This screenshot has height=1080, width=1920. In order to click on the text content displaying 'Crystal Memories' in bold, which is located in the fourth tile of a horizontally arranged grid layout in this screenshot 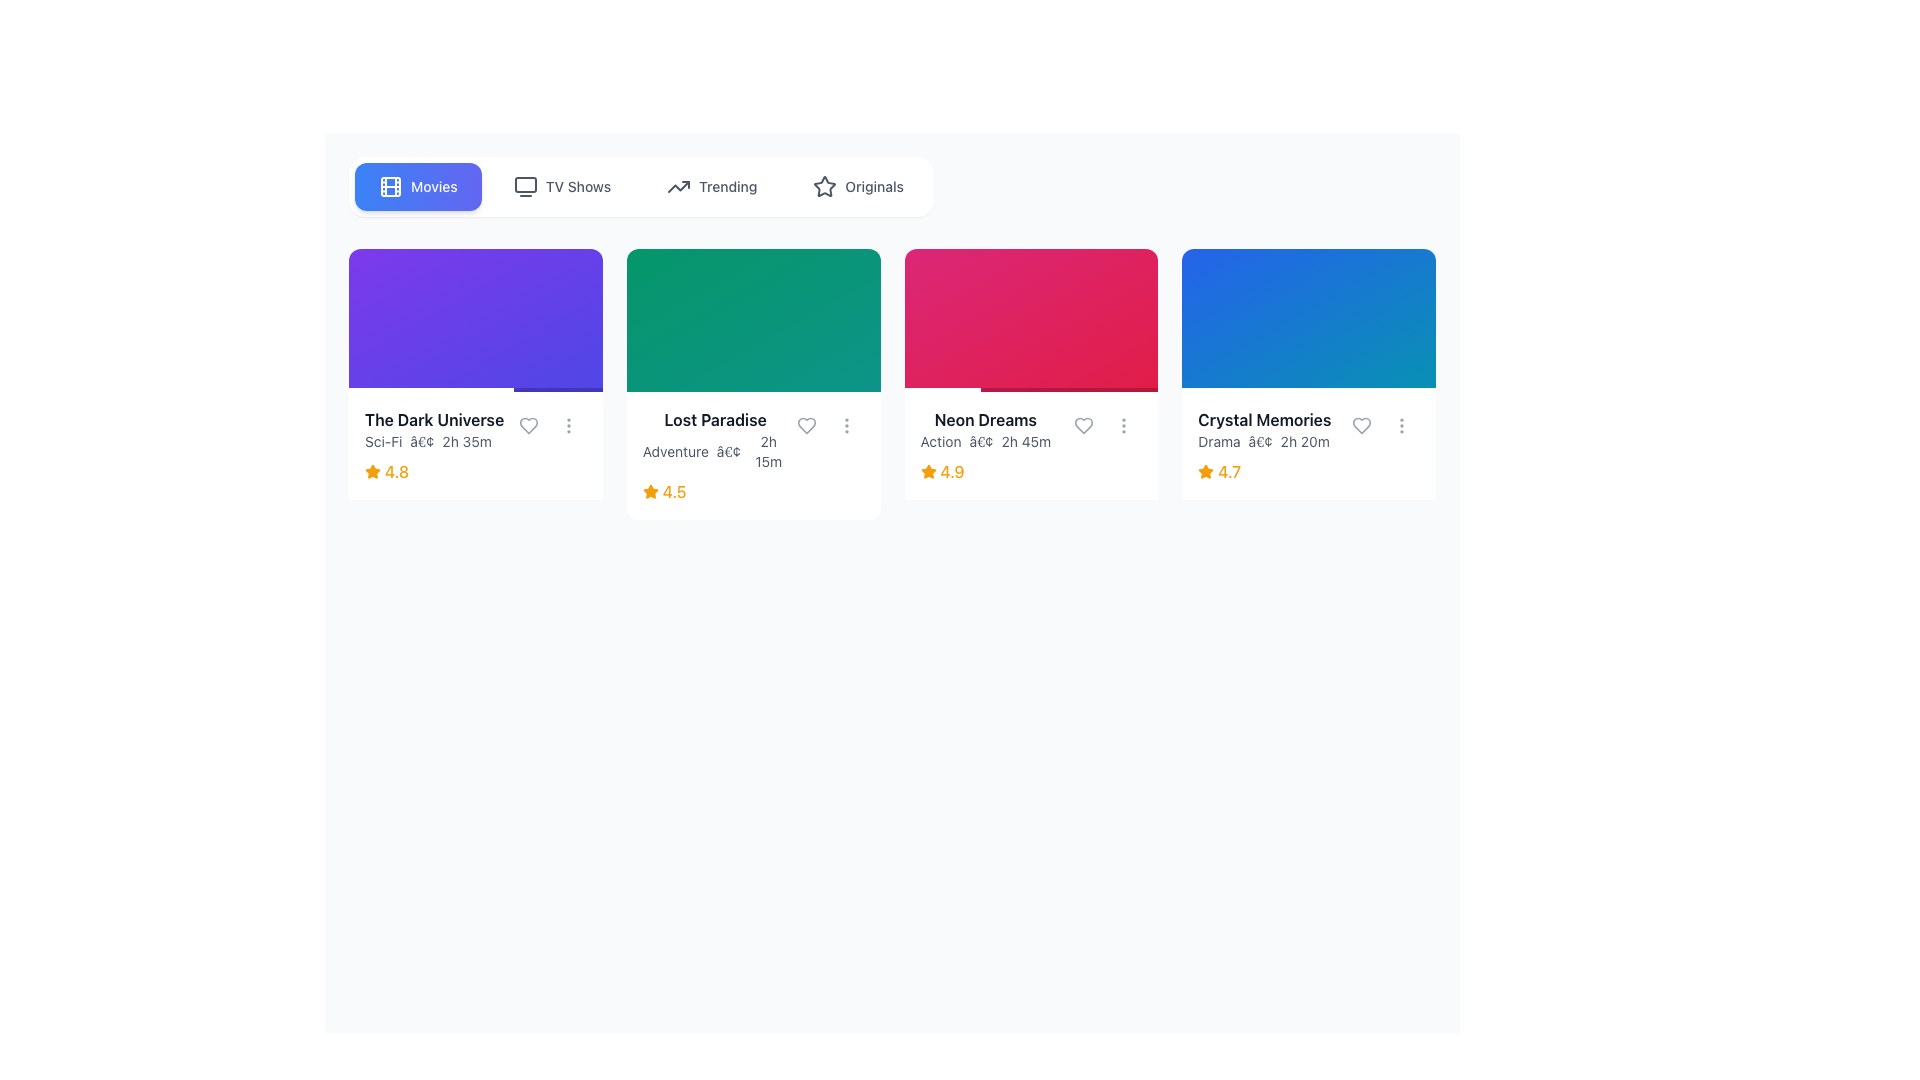, I will do `click(1263, 428)`.